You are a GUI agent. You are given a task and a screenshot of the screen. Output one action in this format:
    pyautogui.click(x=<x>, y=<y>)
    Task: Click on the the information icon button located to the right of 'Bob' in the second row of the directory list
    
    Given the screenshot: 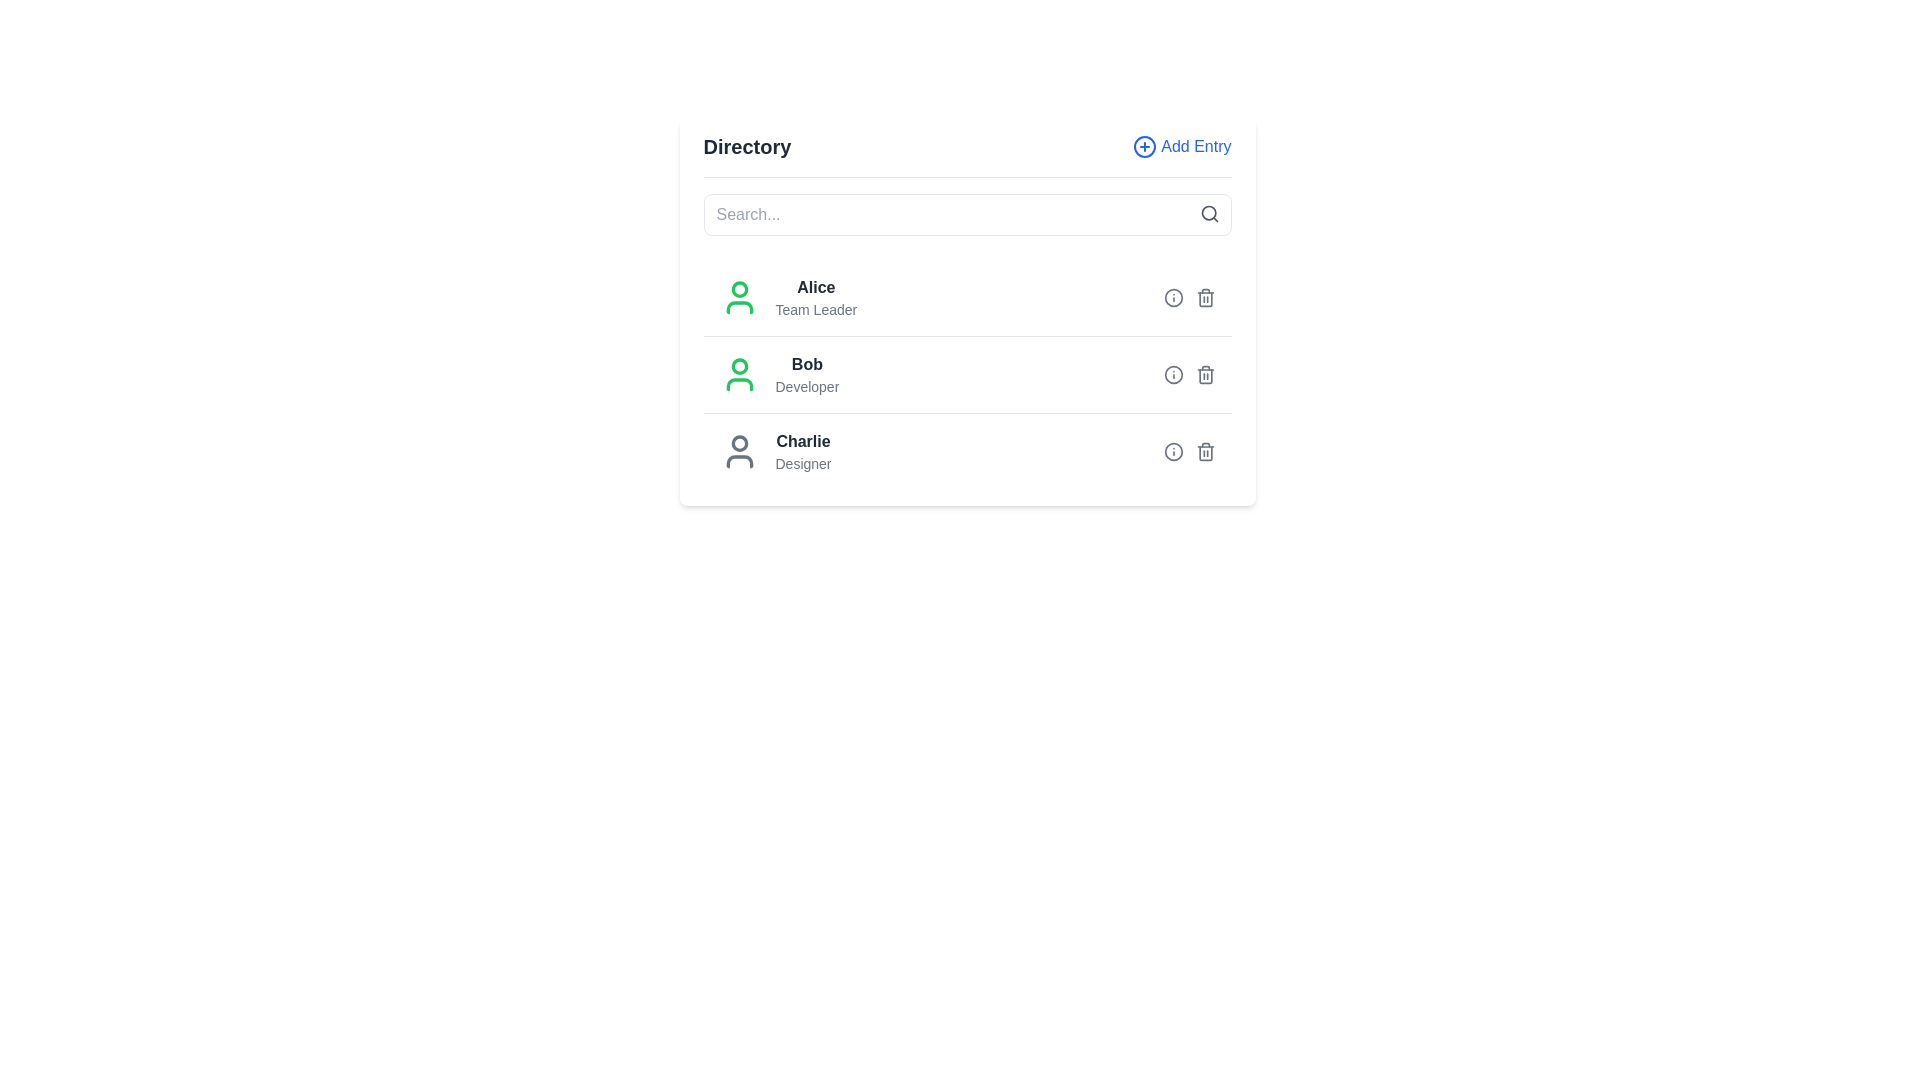 What is the action you would take?
    pyautogui.click(x=1173, y=374)
    